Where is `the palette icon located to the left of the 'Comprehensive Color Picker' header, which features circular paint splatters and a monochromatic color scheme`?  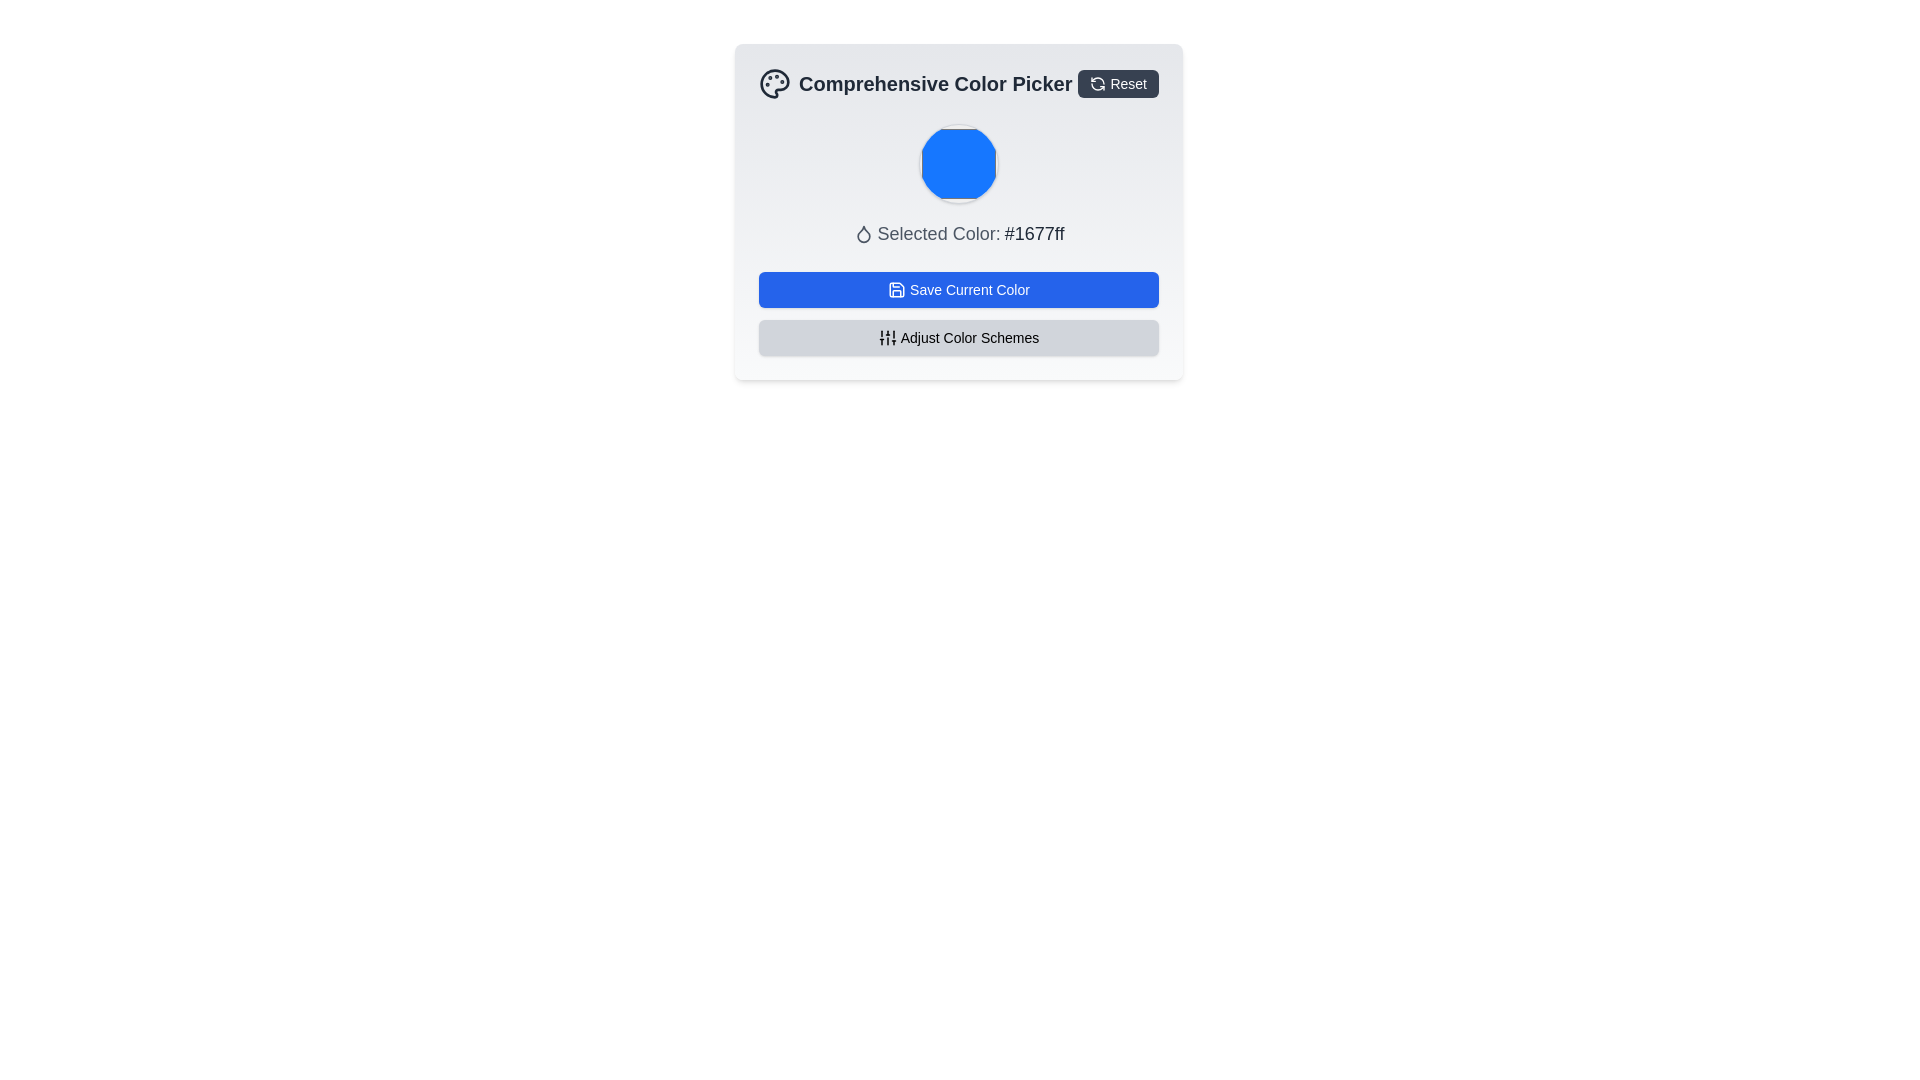
the palette icon located to the left of the 'Comprehensive Color Picker' header, which features circular paint splatters and a monochromatic color scheme is located at coordinates (773, 83).